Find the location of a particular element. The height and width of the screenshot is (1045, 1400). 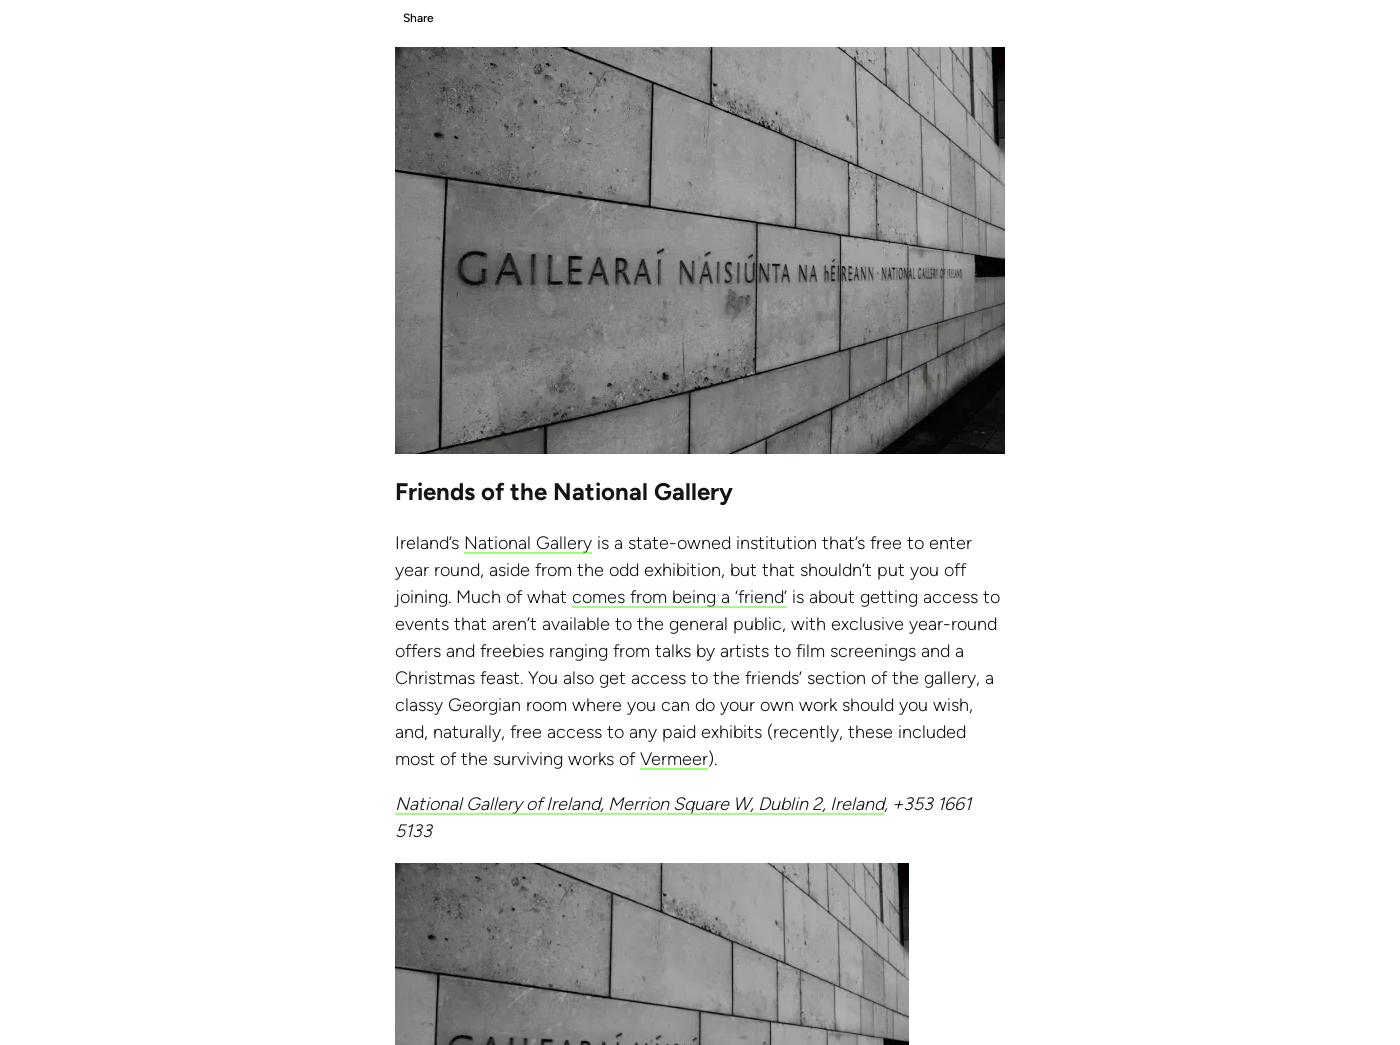

'US:' is located at coordinates (541, 251).